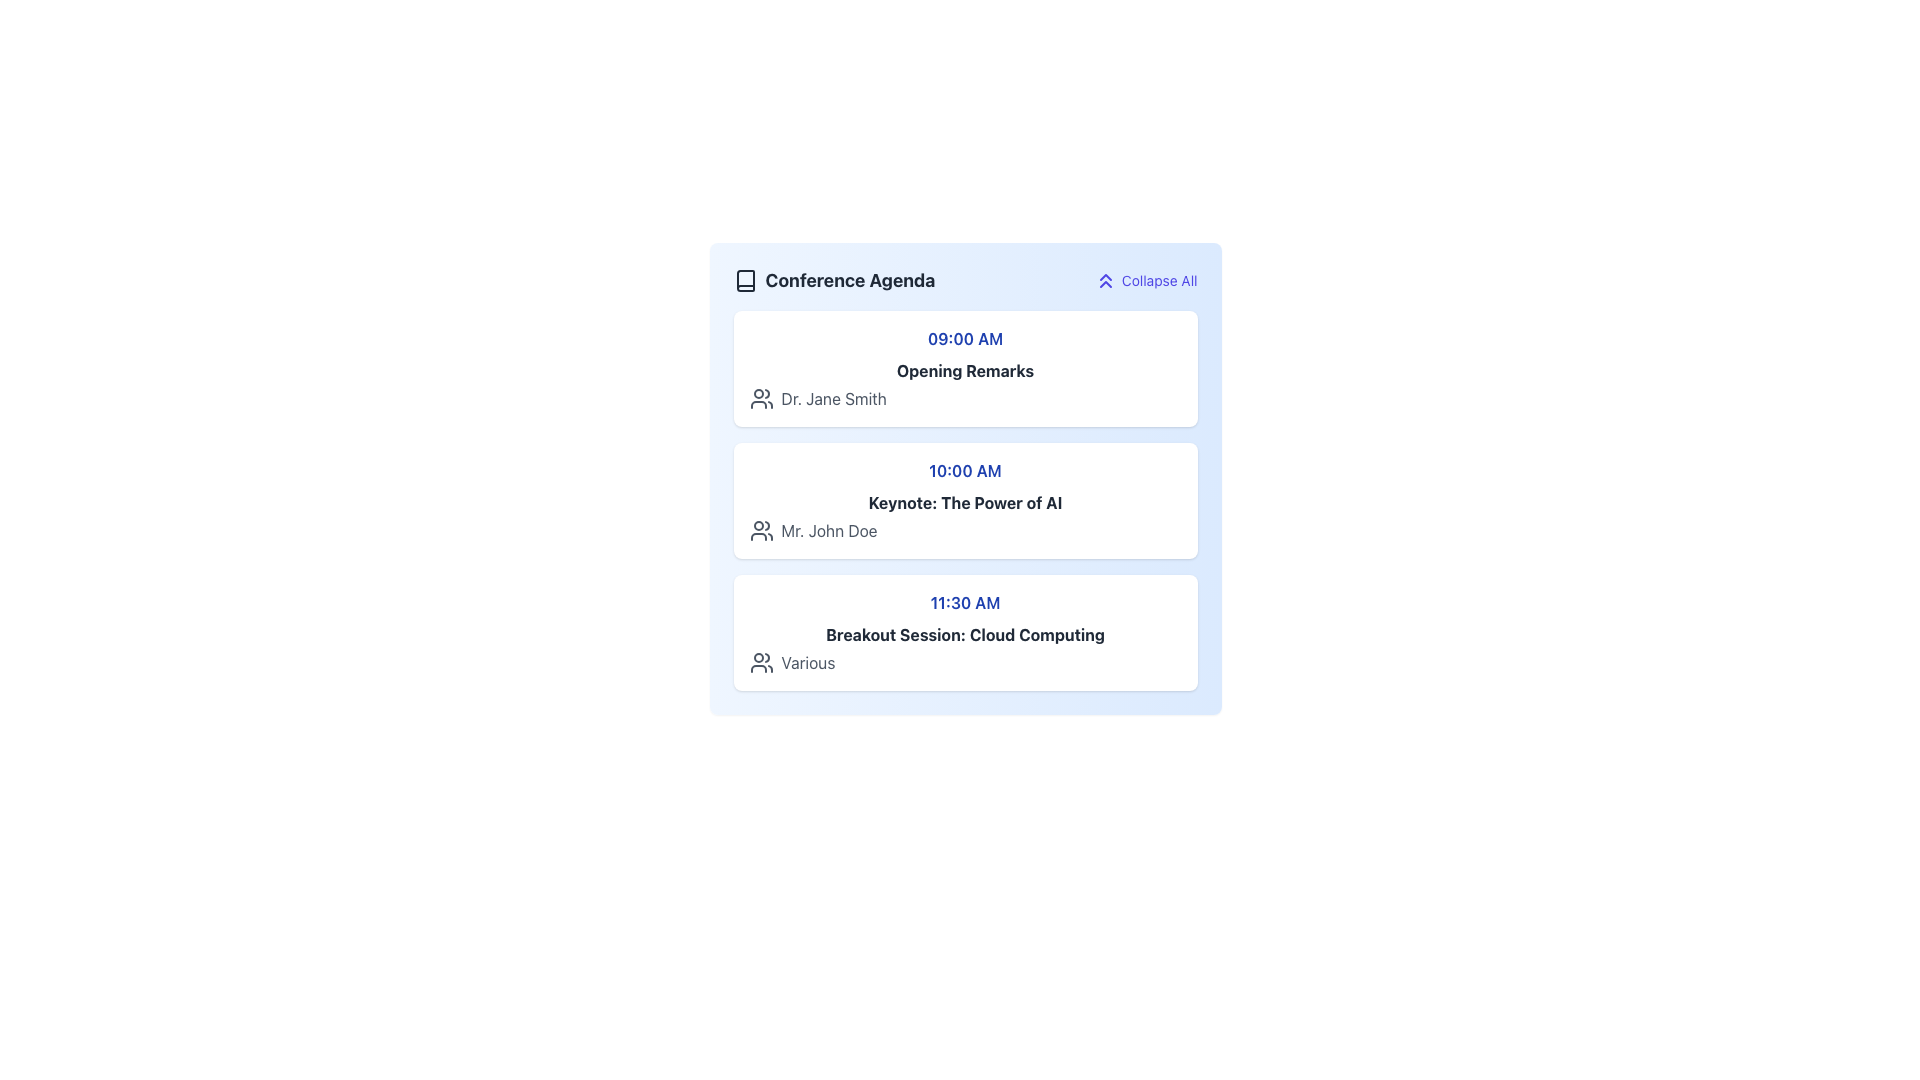  What do you see at coordinates (760, 663) in the screenshot?
I see `the group icon representing individuals, located in the bottom section of the 'Conference Agenda' panel, aligned to the left of the text 'Various' in the 'Breakout Session: Cloud Computing' entry` at bounding box center [760, 663].